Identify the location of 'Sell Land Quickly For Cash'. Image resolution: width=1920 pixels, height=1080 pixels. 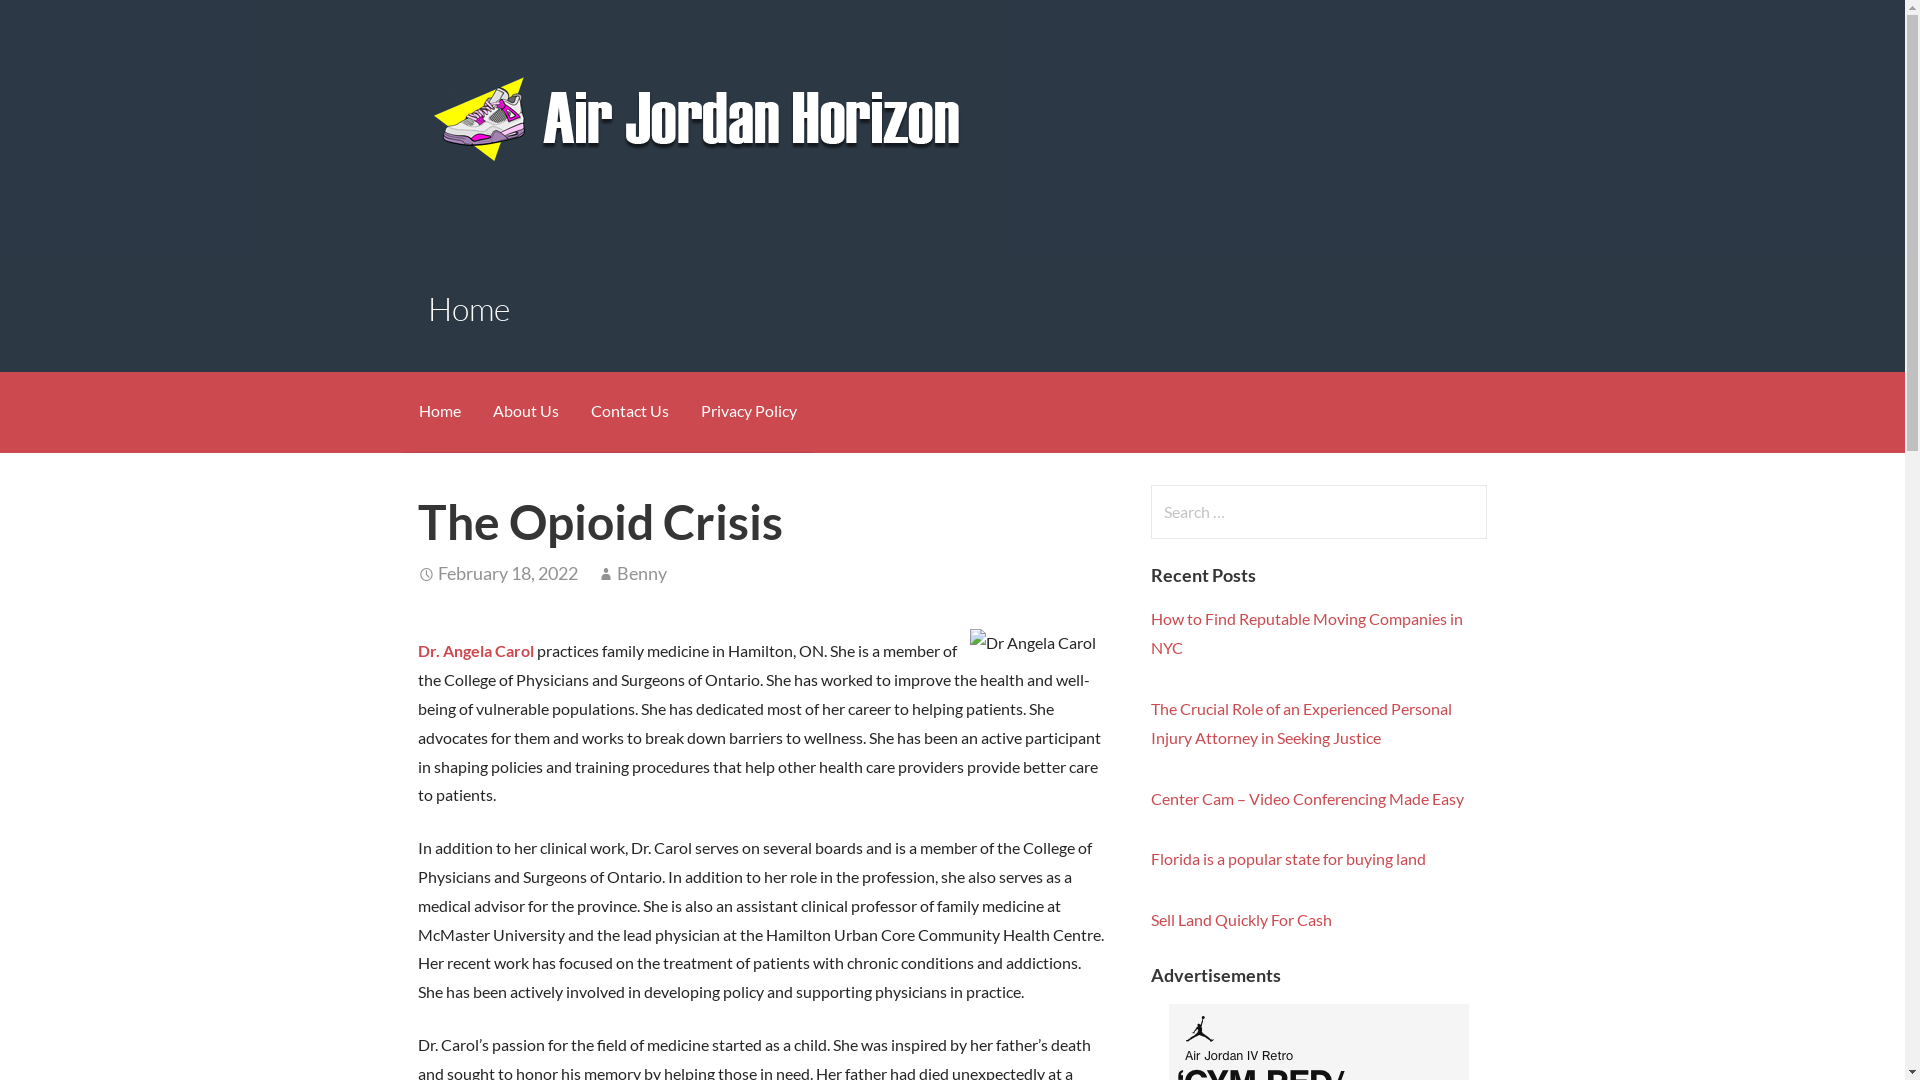
(1240, 919).